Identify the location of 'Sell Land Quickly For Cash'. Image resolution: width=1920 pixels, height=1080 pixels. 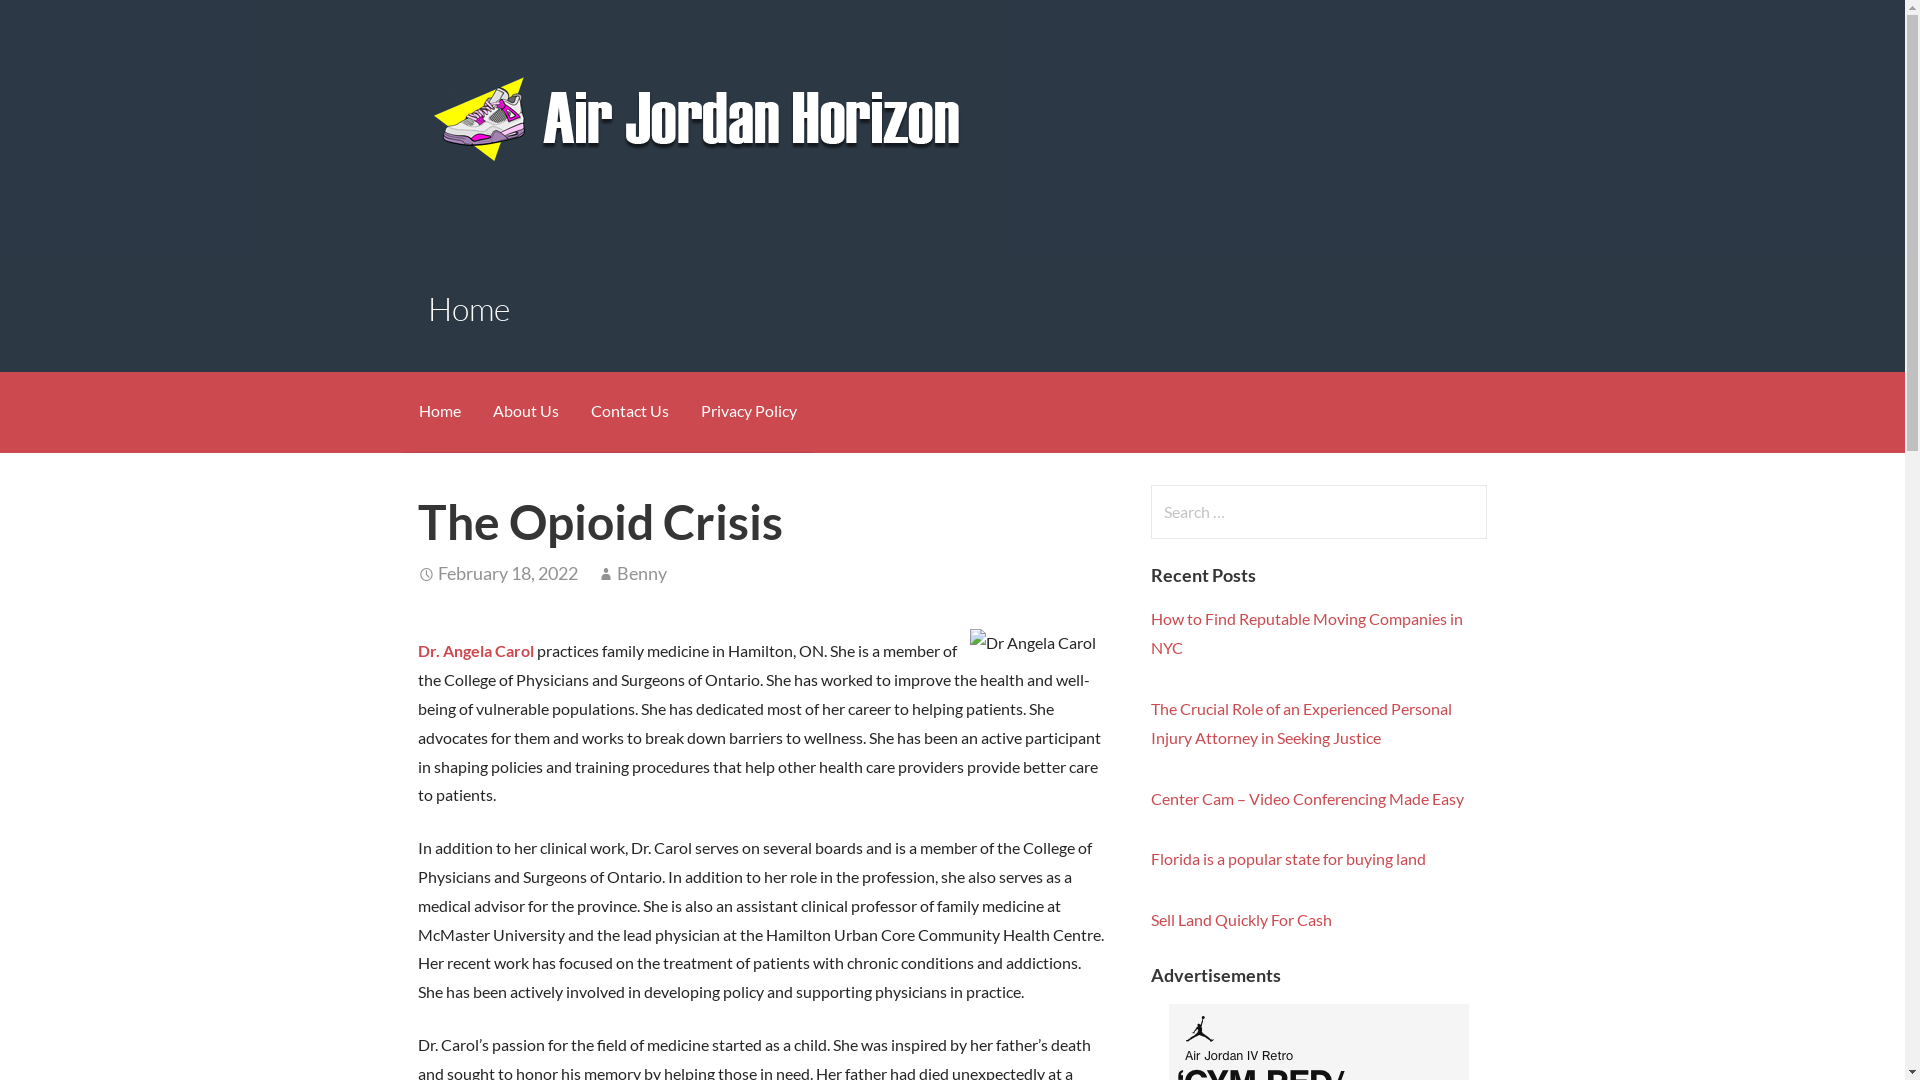
(1240, 919).